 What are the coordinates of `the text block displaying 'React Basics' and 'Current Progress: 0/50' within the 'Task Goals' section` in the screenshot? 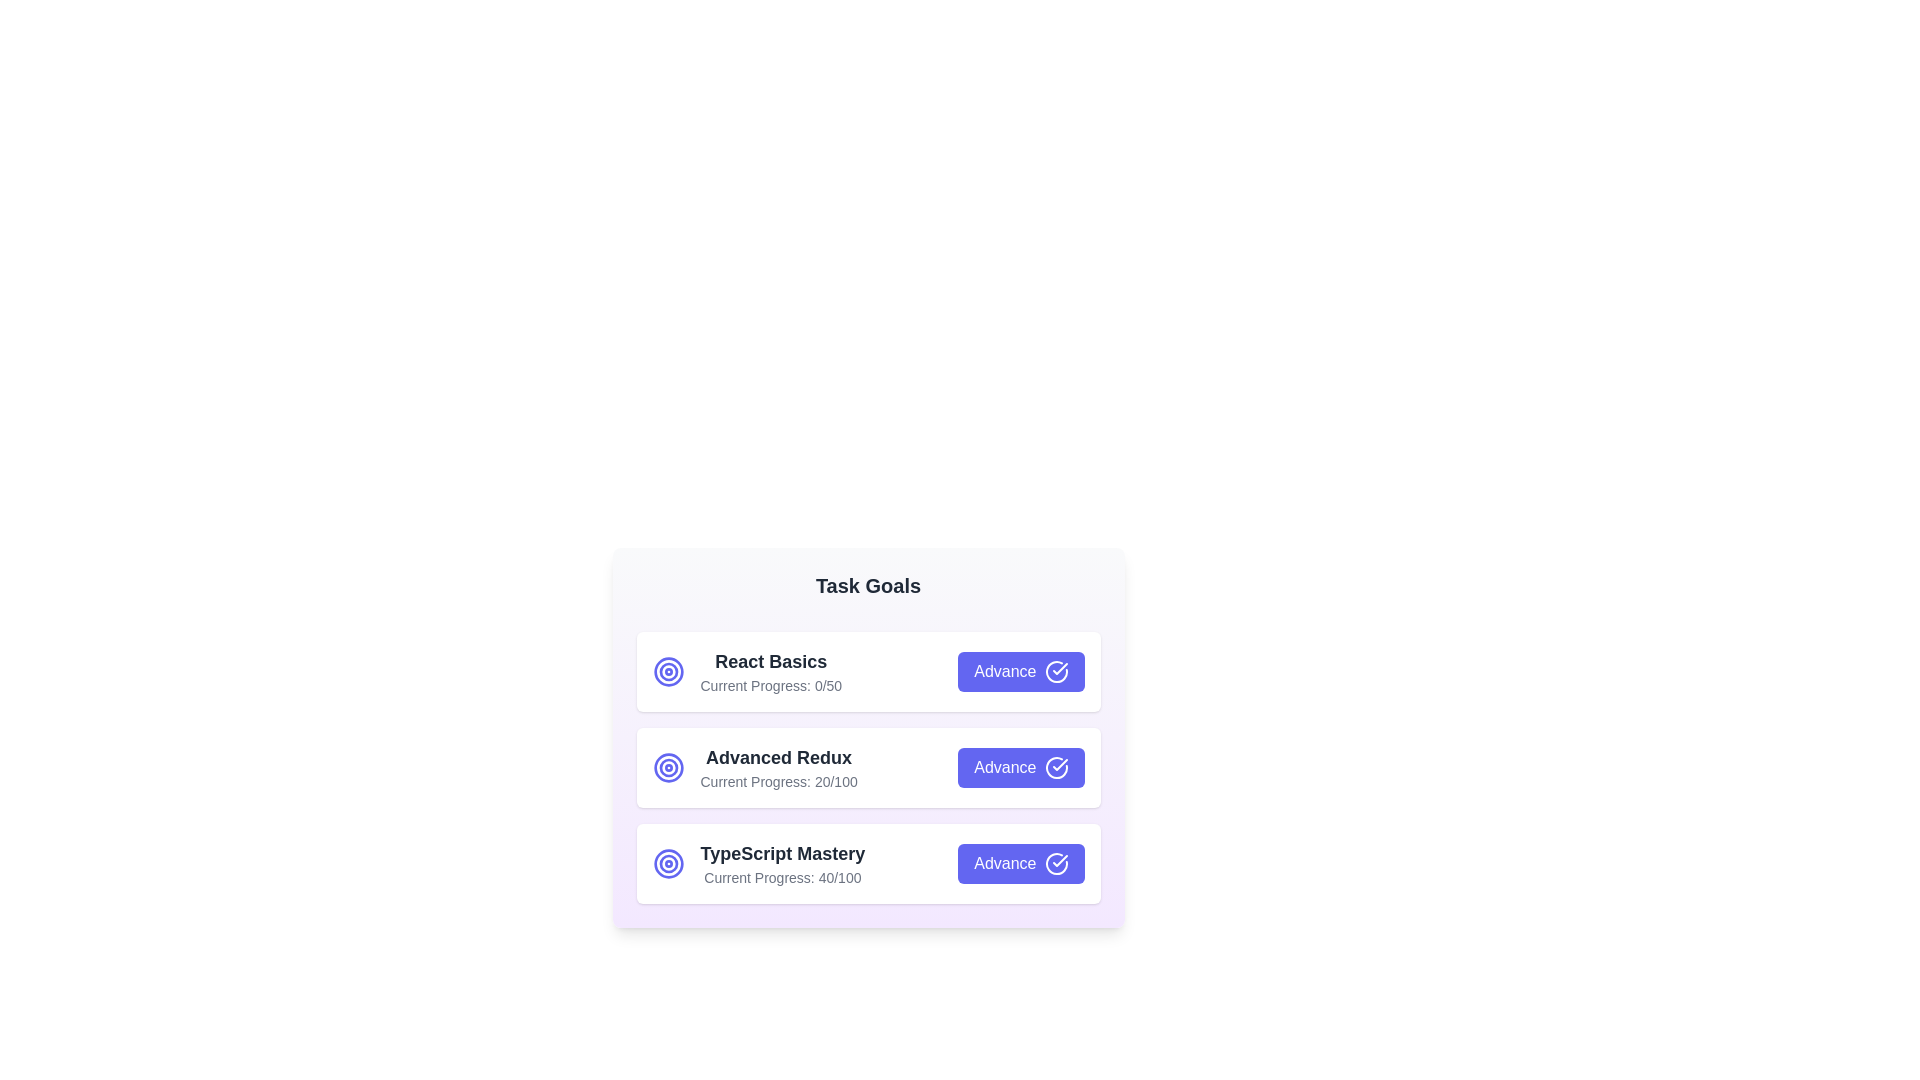 It's located at (770, 671).